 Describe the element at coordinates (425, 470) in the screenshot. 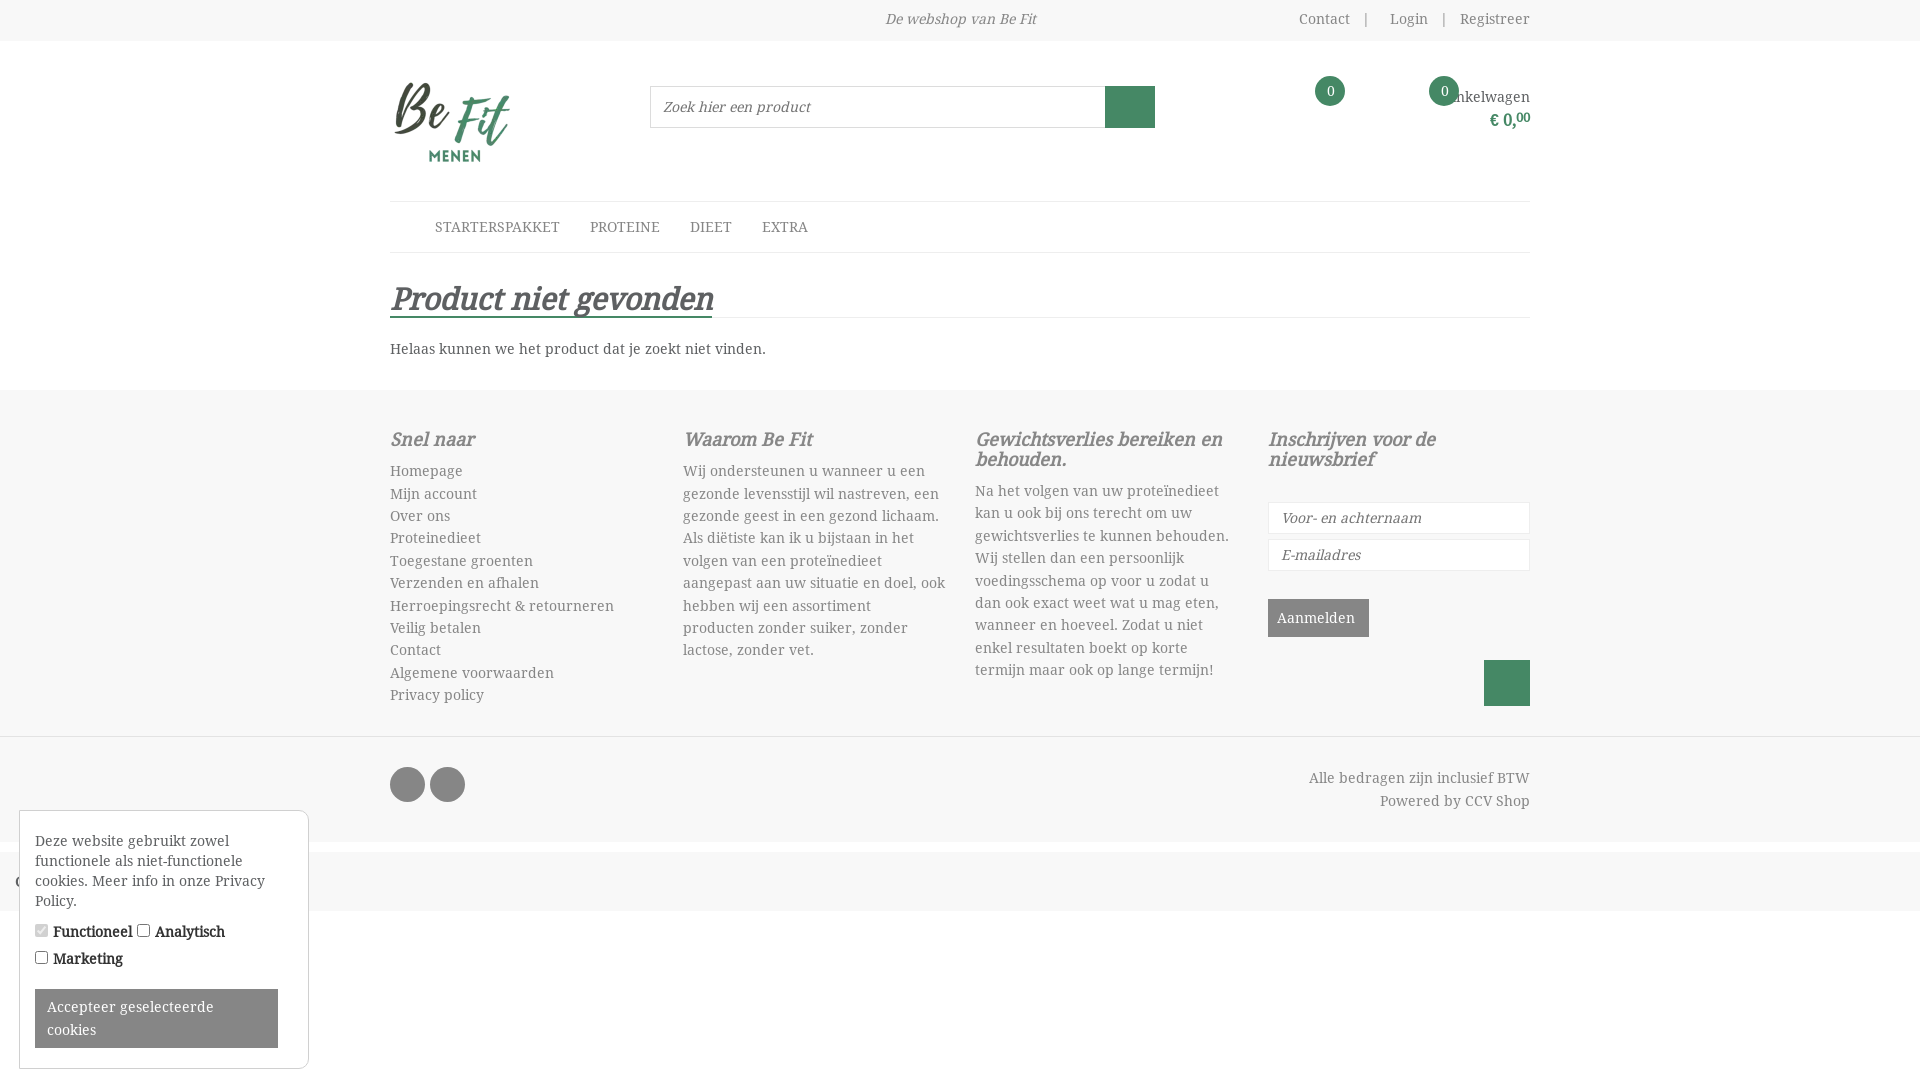

I see `'Homepage'` at that location.